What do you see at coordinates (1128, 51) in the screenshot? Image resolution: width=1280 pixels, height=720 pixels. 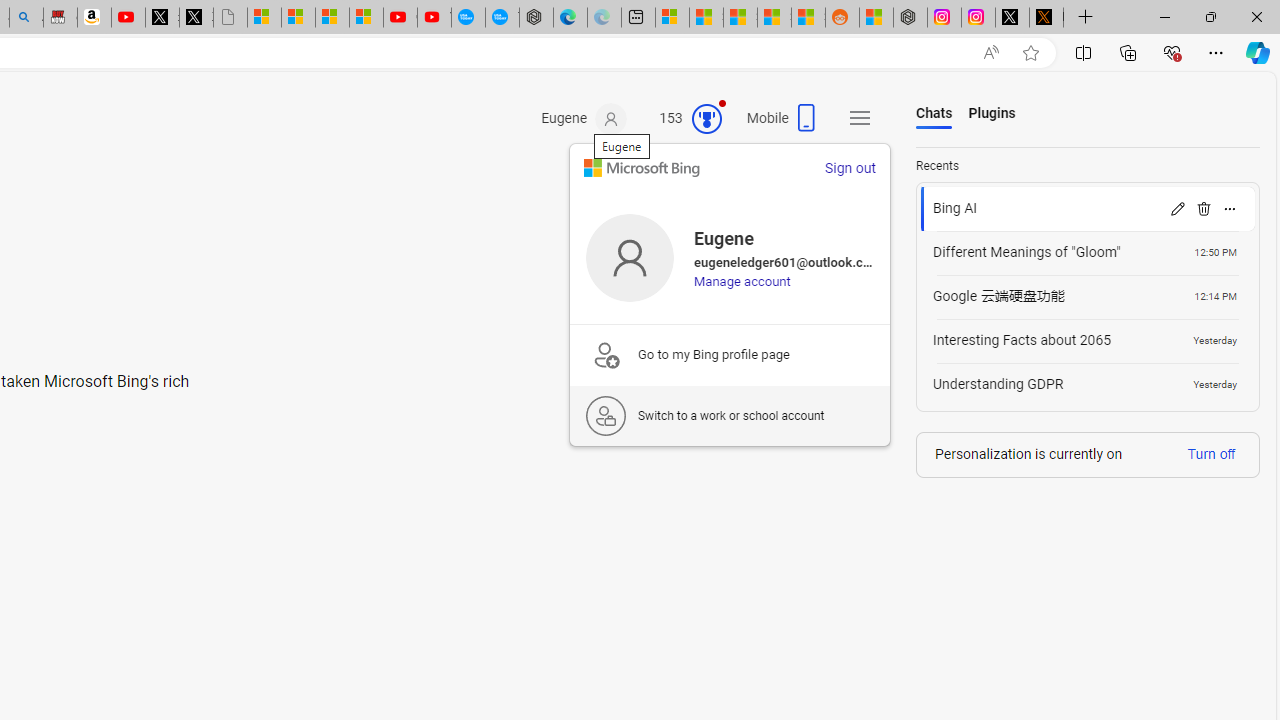 I see `'Collections'` at bounding box center [1128, 51].